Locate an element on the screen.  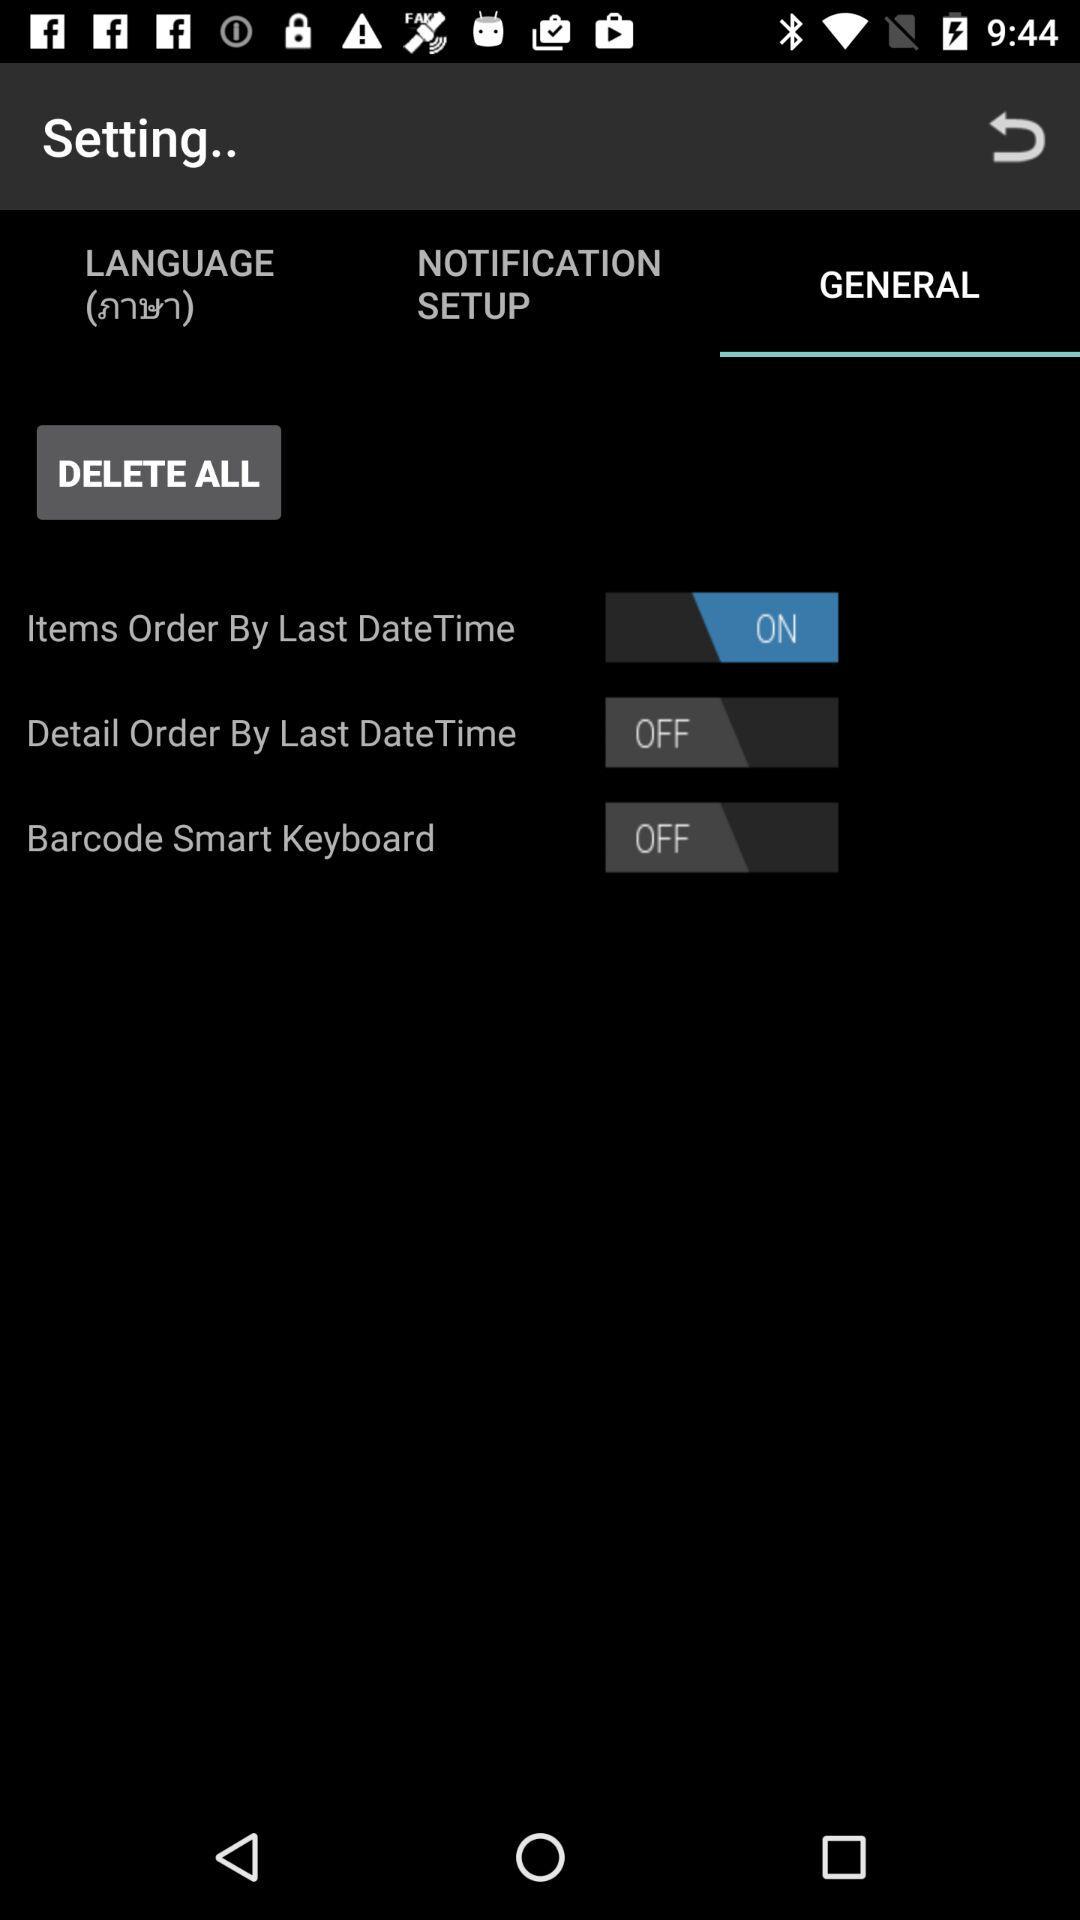
on off option is located at coordinates (721, 837).